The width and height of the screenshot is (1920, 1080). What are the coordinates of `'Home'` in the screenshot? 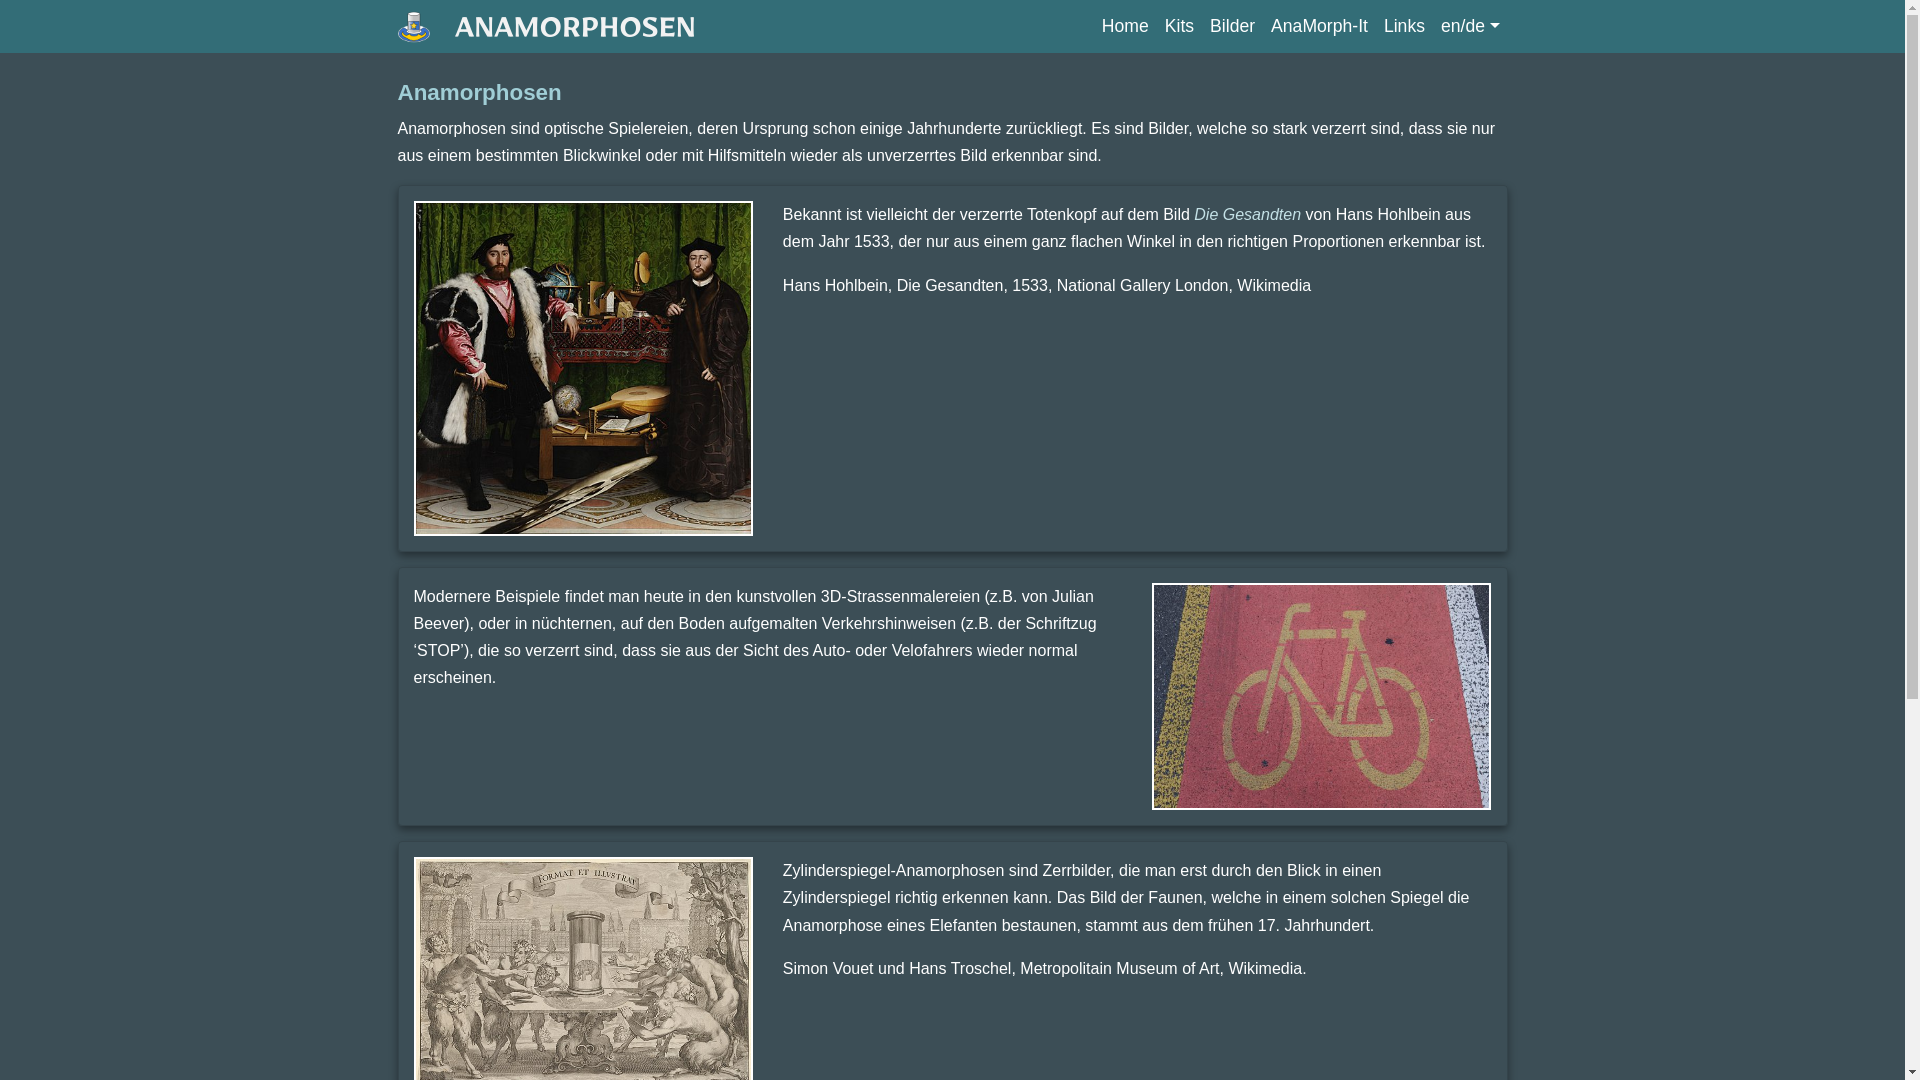 It's located at (1125, 26).